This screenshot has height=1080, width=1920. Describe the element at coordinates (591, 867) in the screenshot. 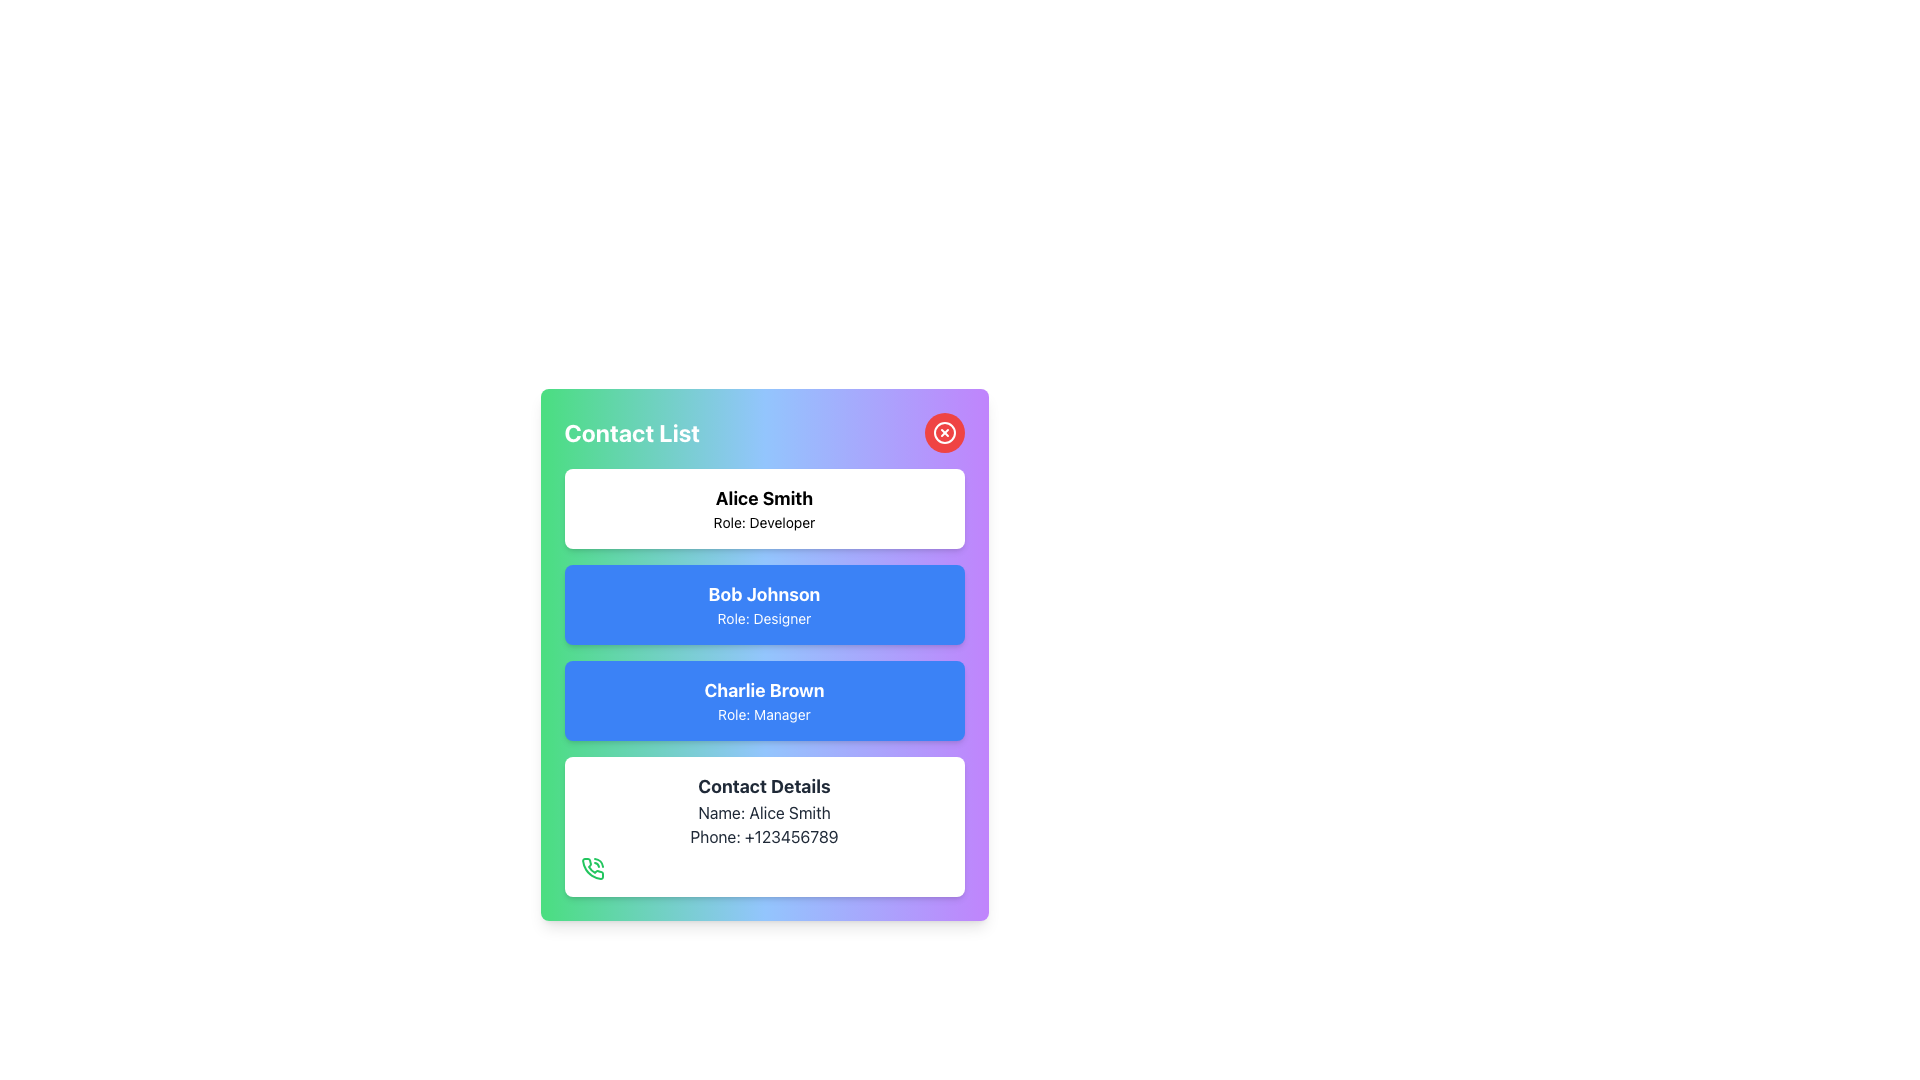

I see `the 'Call' icon located in the 'Contact Details' section of the card, positioned to the left under the text 'Phone: +123456789'` at that location.